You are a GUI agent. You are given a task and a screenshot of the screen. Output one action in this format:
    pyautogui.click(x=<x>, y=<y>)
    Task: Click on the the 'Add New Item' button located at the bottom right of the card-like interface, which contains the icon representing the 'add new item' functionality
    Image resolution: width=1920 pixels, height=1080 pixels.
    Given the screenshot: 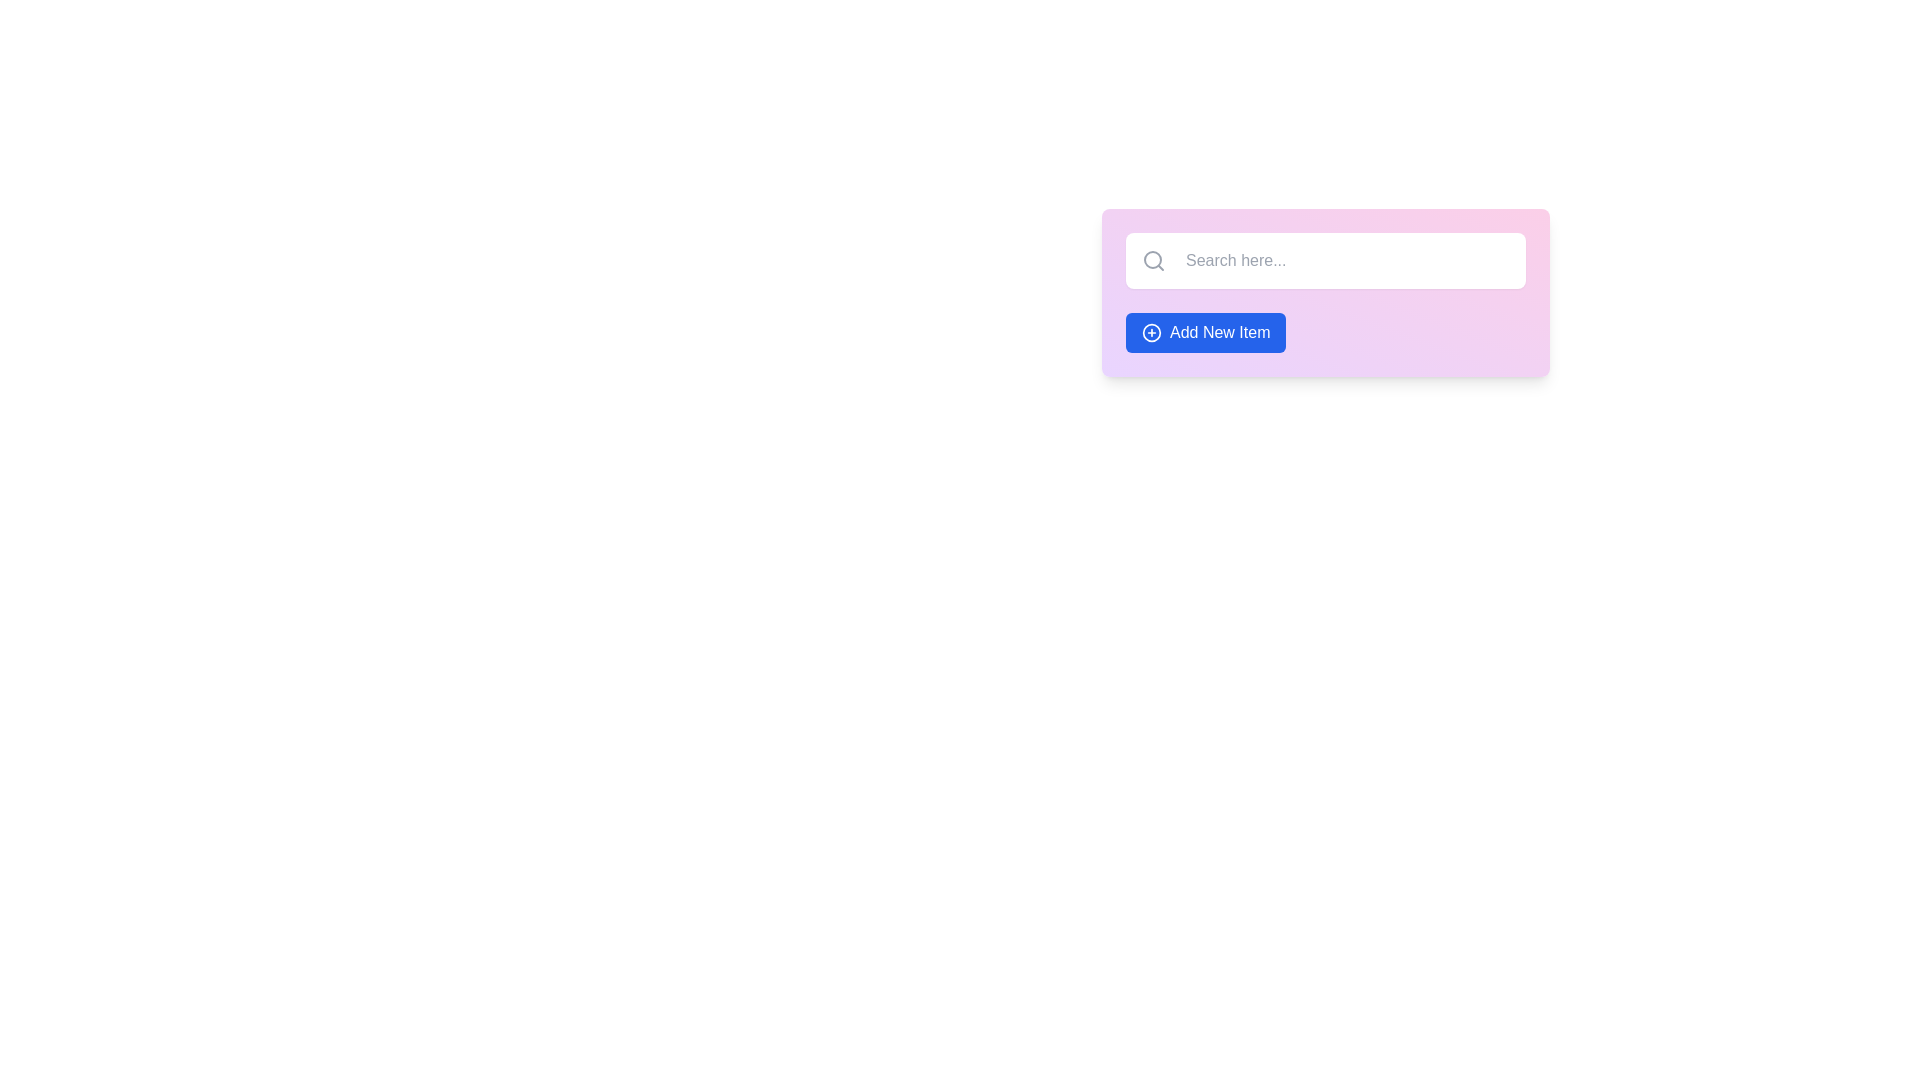 What is the action you would take?
    pyautogui.click(x=1152, y=331)
    